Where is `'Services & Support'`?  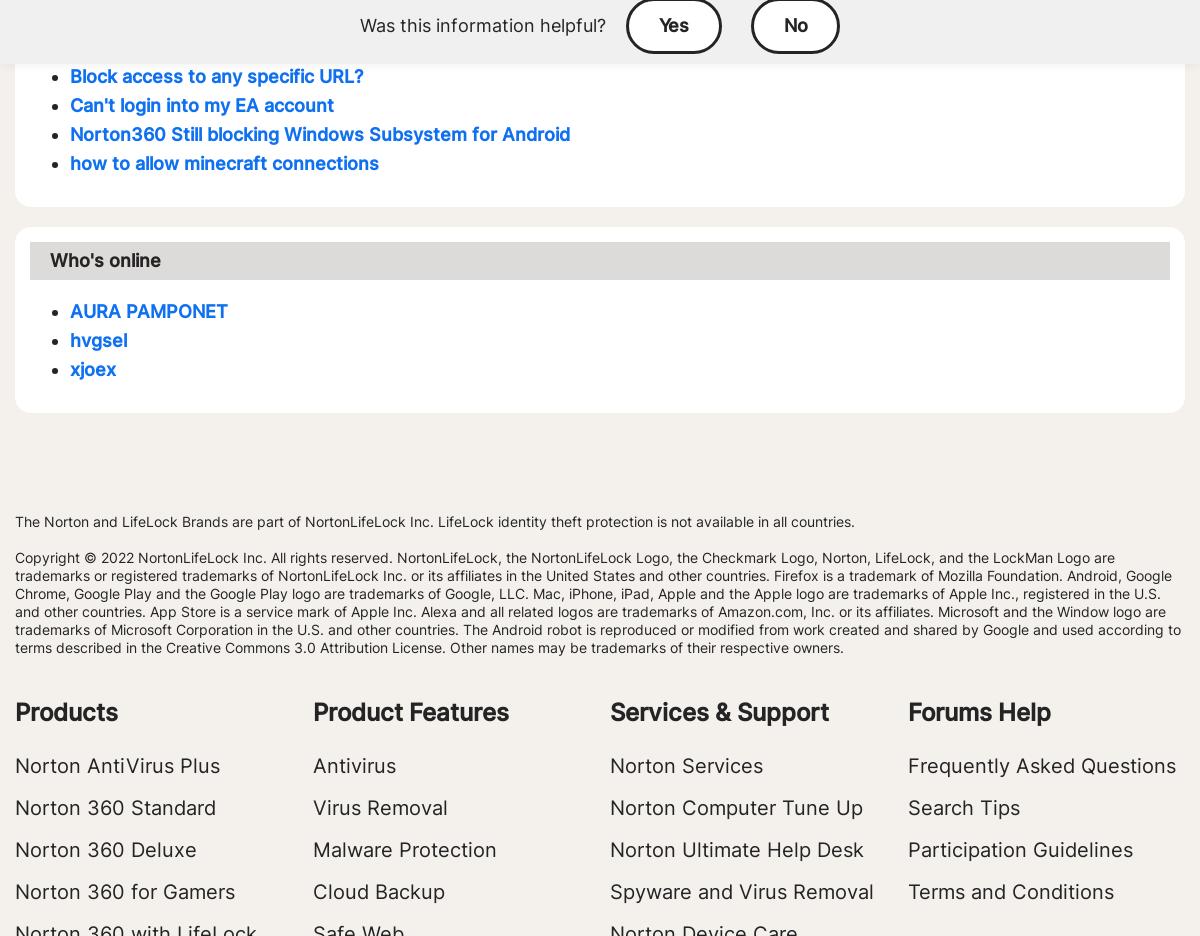
'Services & Support' is located at coordinates (719, 711).